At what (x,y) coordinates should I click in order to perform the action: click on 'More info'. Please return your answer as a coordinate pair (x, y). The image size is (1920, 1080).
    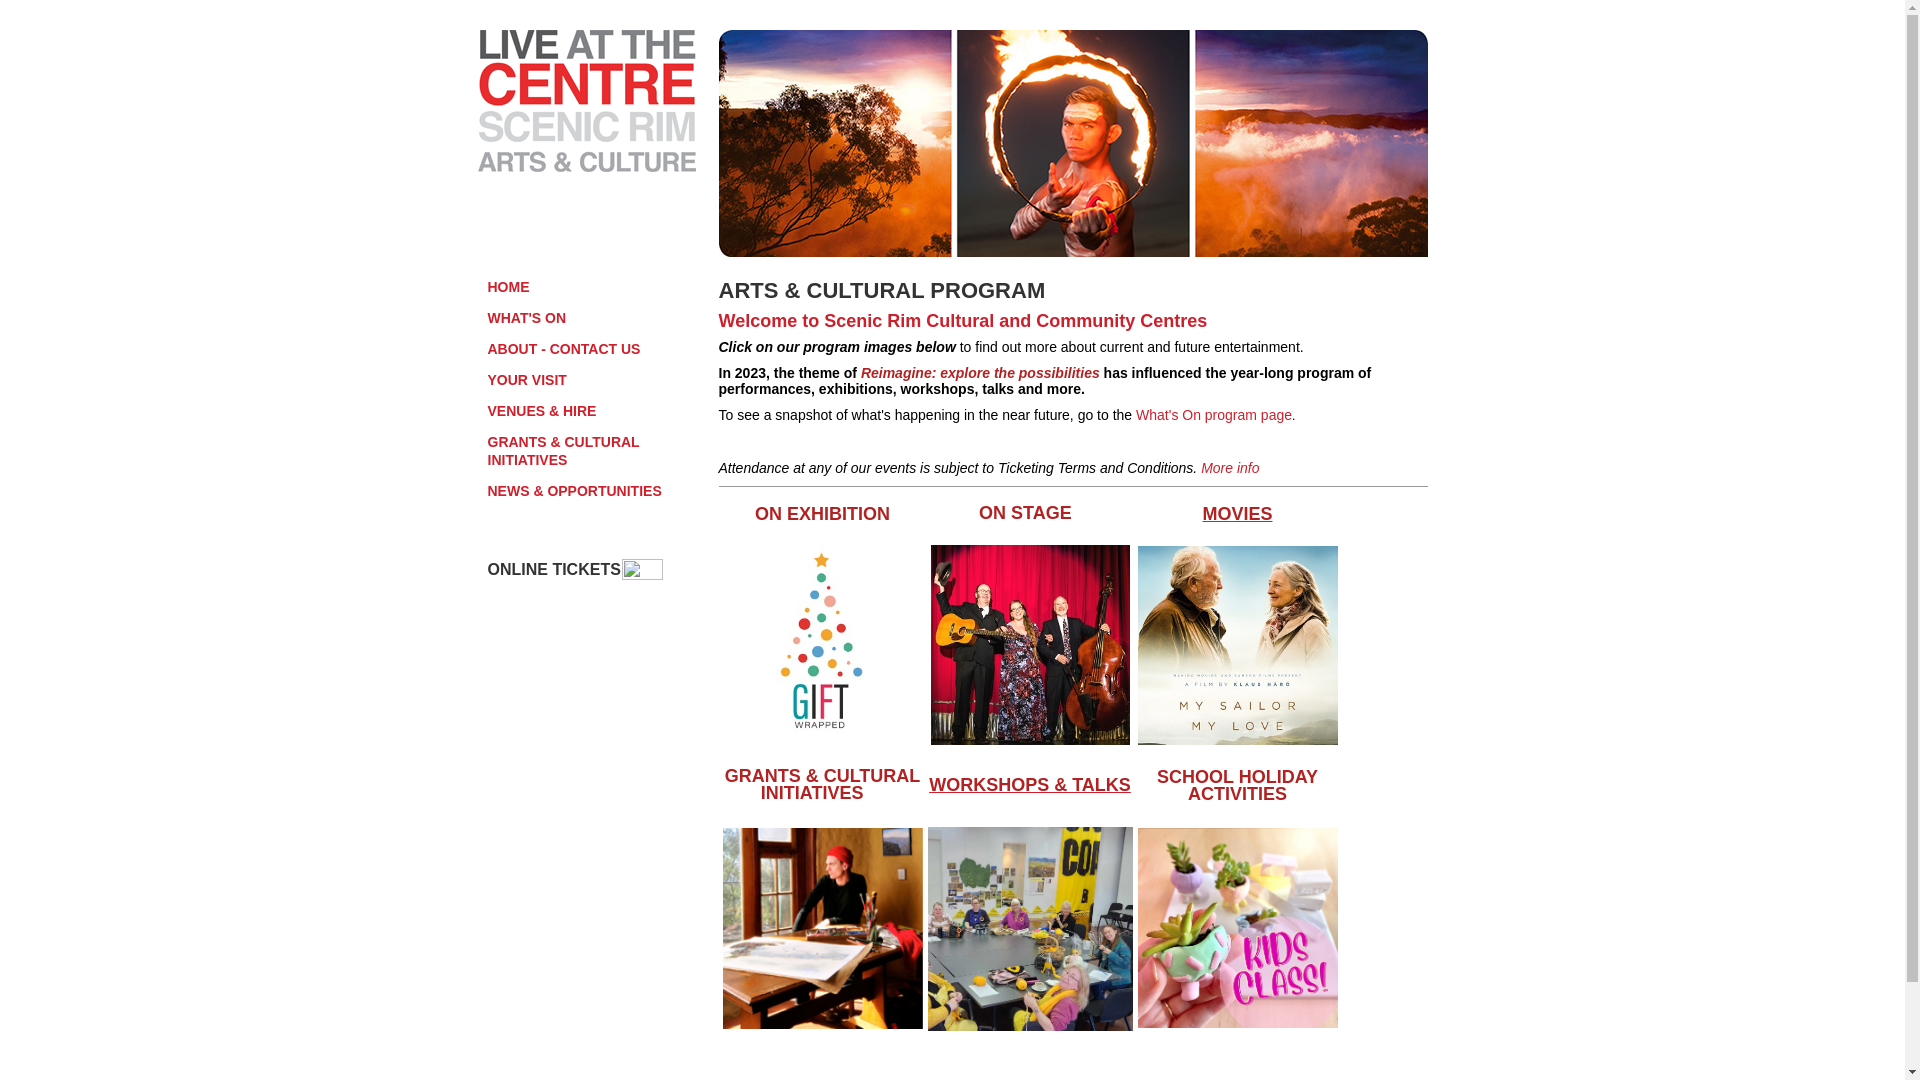
    Looking at the image, I should click on (1200, 467).